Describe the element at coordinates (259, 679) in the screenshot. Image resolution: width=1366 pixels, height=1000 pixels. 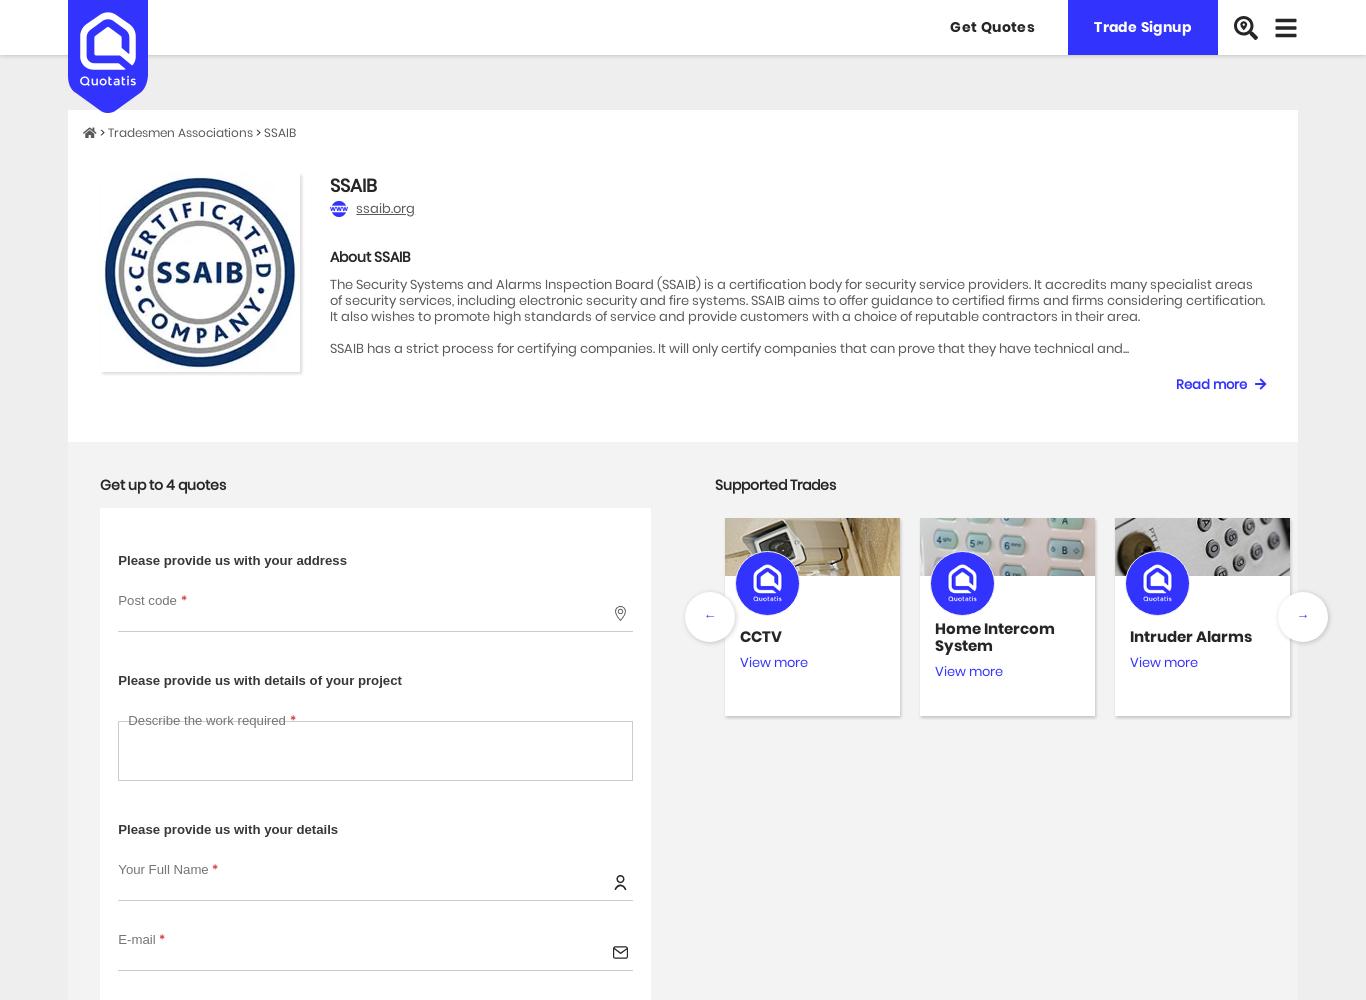
I see `'Please provide us with details of your project'` at that location.